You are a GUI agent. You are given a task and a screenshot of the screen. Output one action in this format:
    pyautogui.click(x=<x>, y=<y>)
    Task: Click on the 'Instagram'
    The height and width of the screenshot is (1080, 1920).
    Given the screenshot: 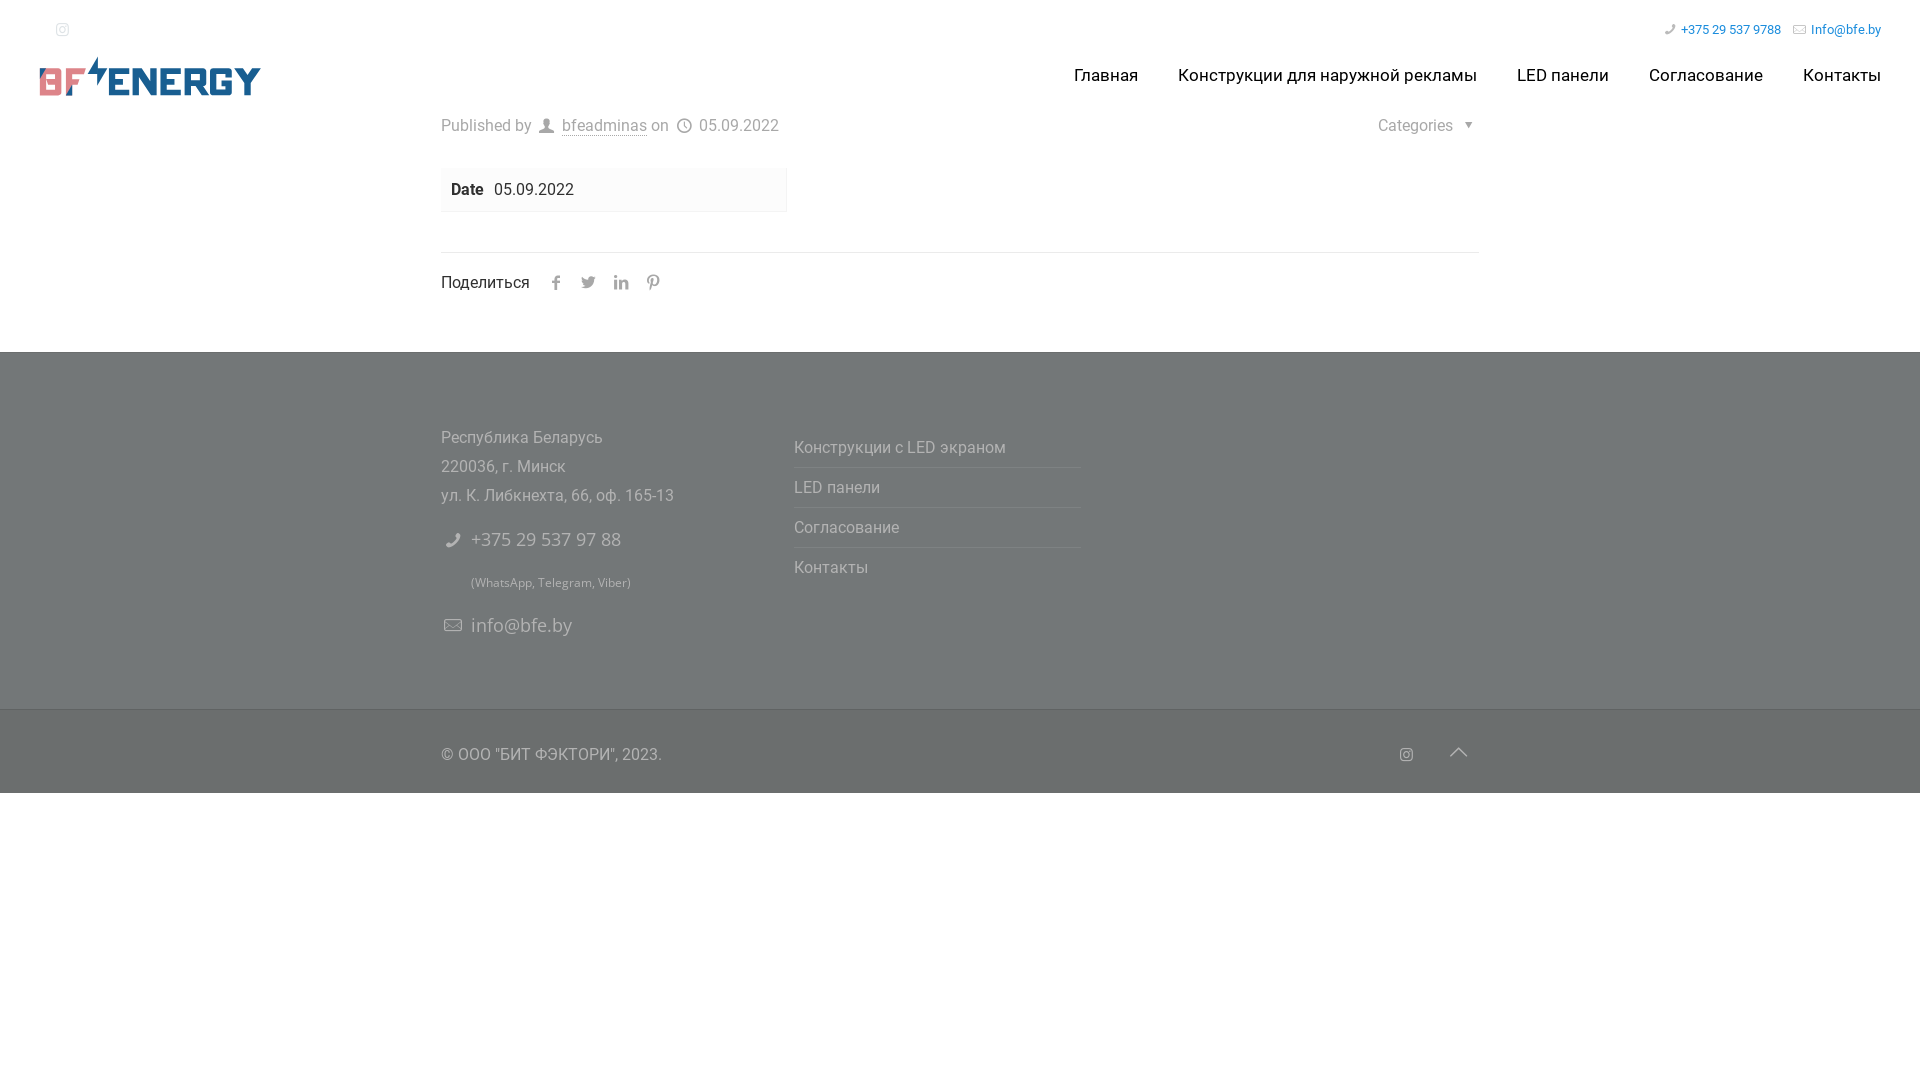 What is the action you would take?
    pyautogui.click(x=1405, y=755)
    